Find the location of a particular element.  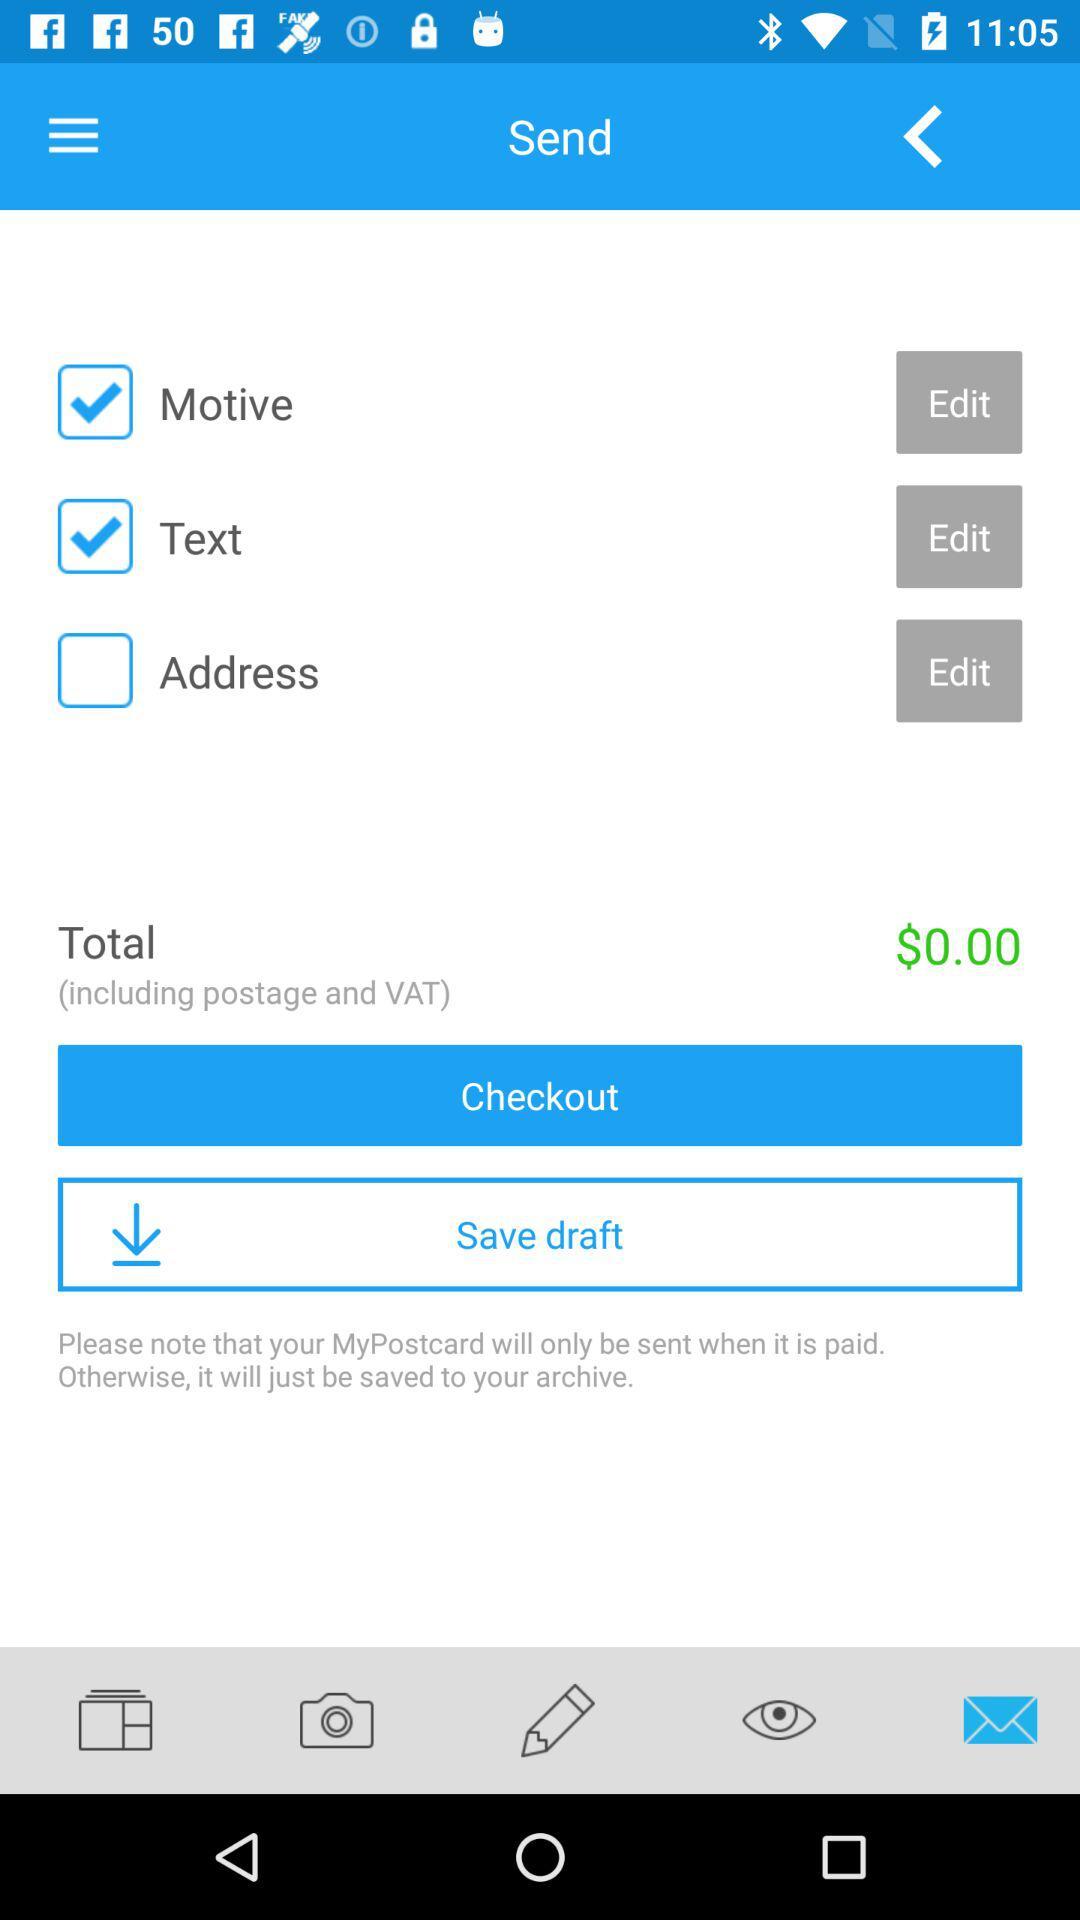

the item to the right of send icon is located at coordinates (922, 135).